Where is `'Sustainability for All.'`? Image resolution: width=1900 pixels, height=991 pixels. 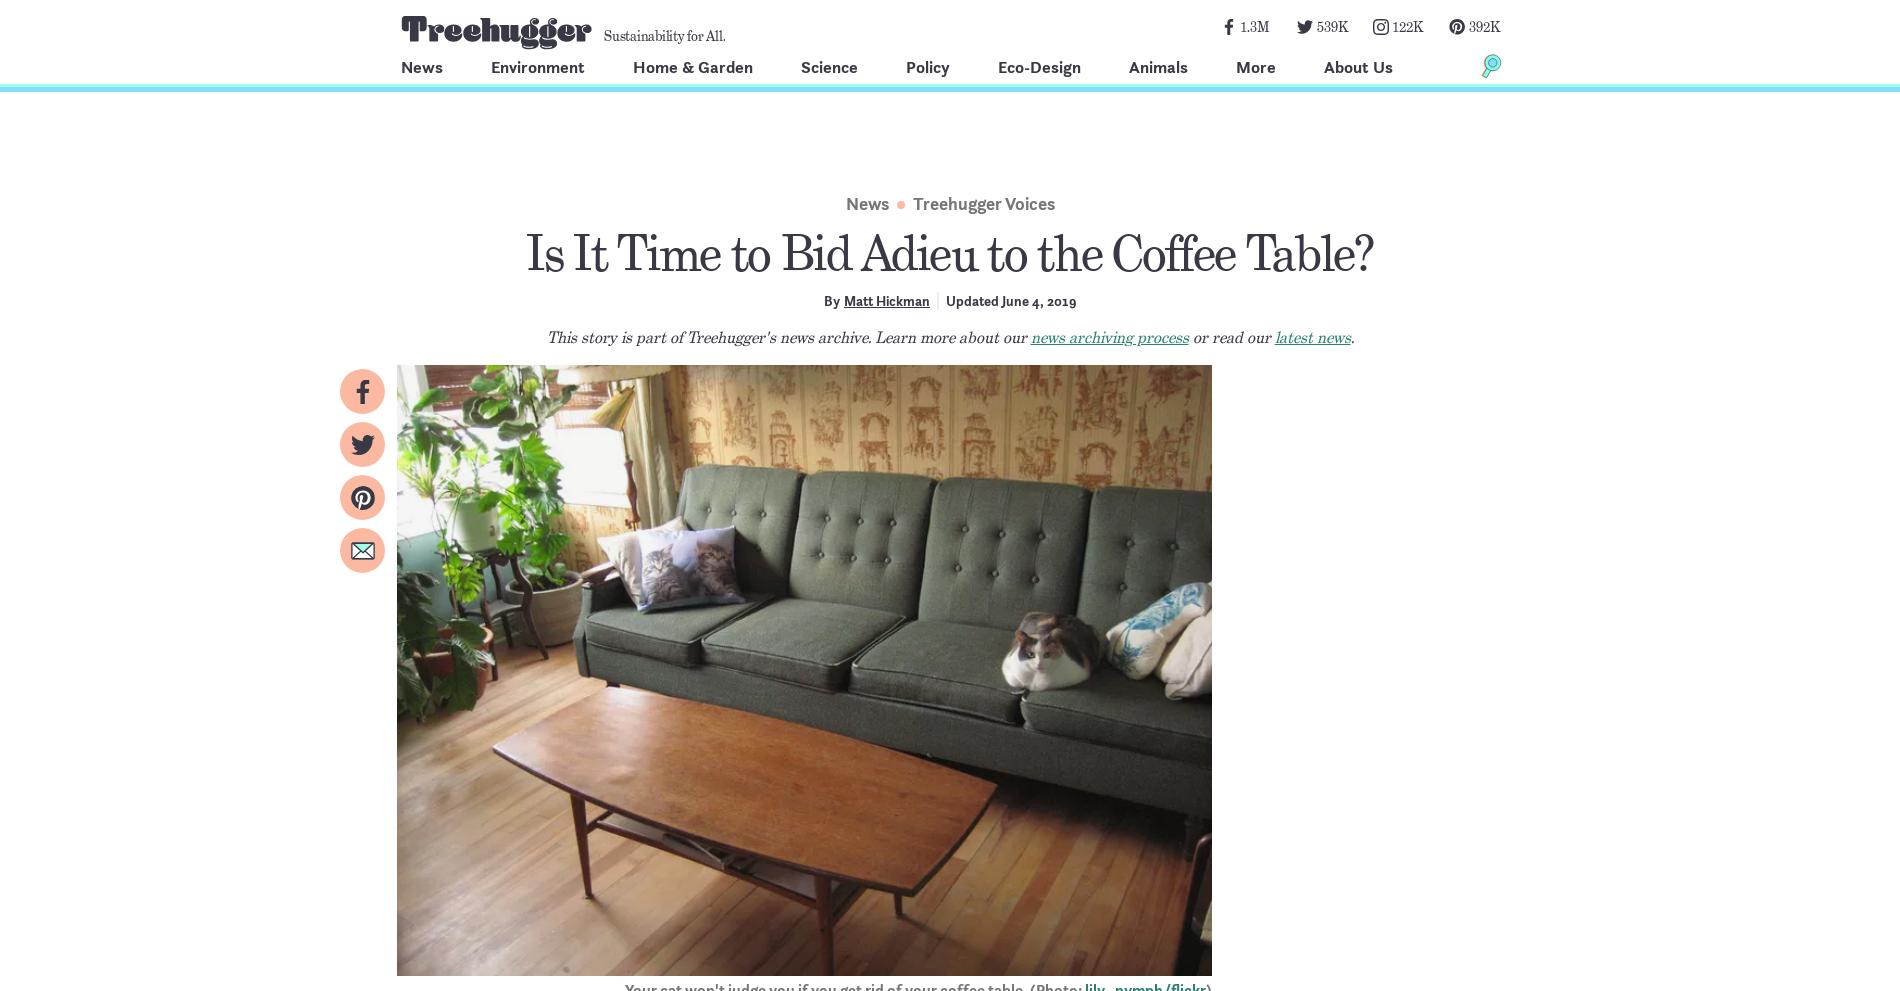 'Sustainability for All.' is located at coordinates (604, 34).